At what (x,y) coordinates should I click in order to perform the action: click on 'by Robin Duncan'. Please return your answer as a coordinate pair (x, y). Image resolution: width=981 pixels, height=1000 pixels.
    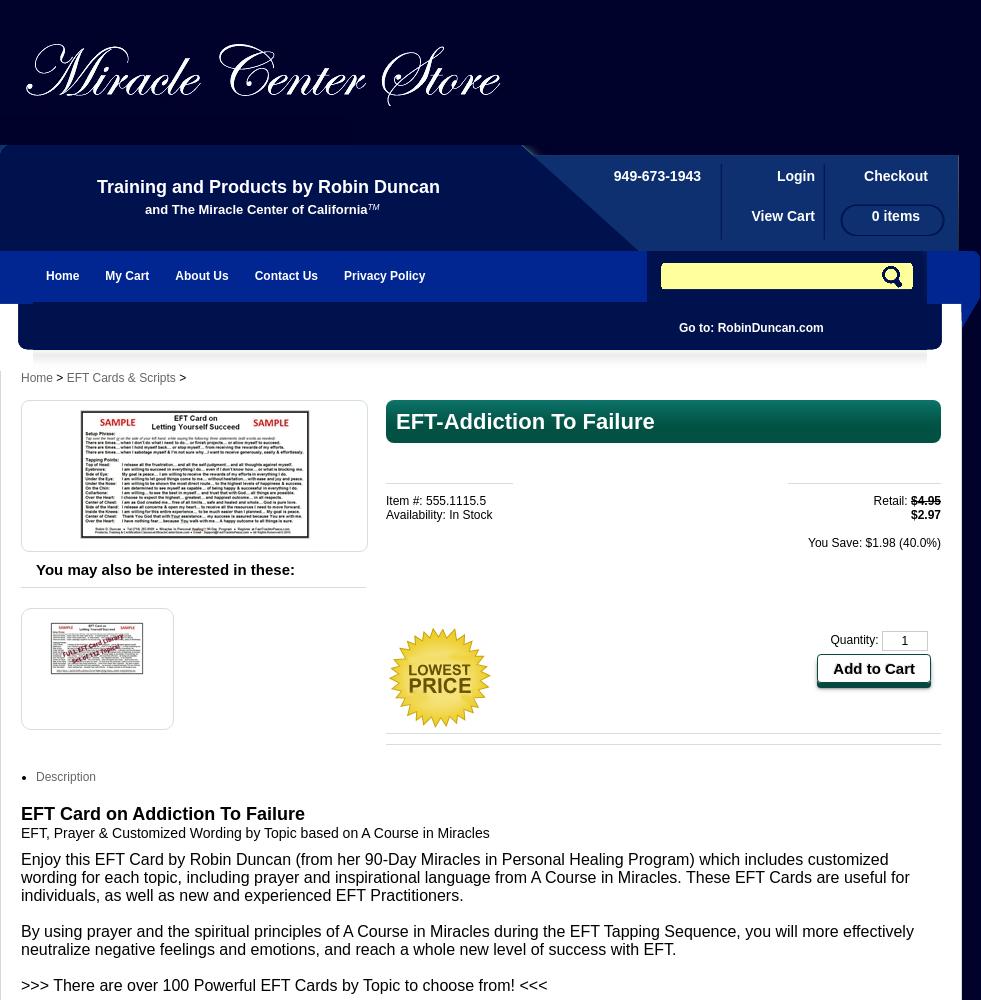
    Looking at the image, I should click on (362, 187).